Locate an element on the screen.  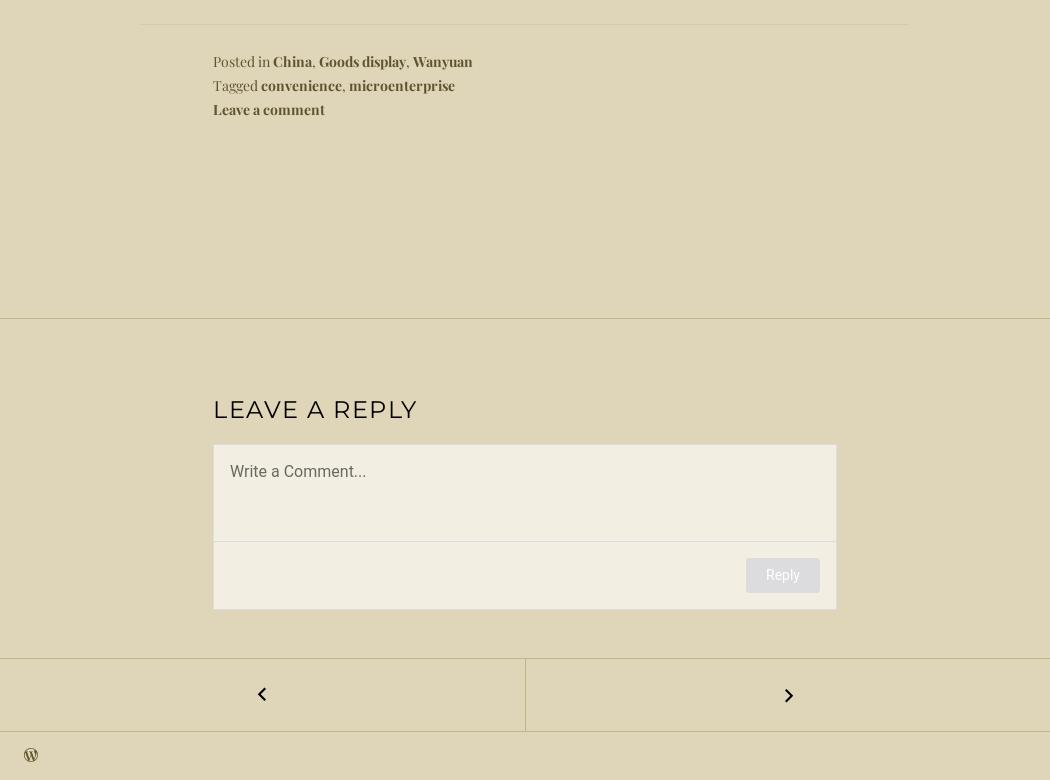
'China' is located at coordinates (291, 61).